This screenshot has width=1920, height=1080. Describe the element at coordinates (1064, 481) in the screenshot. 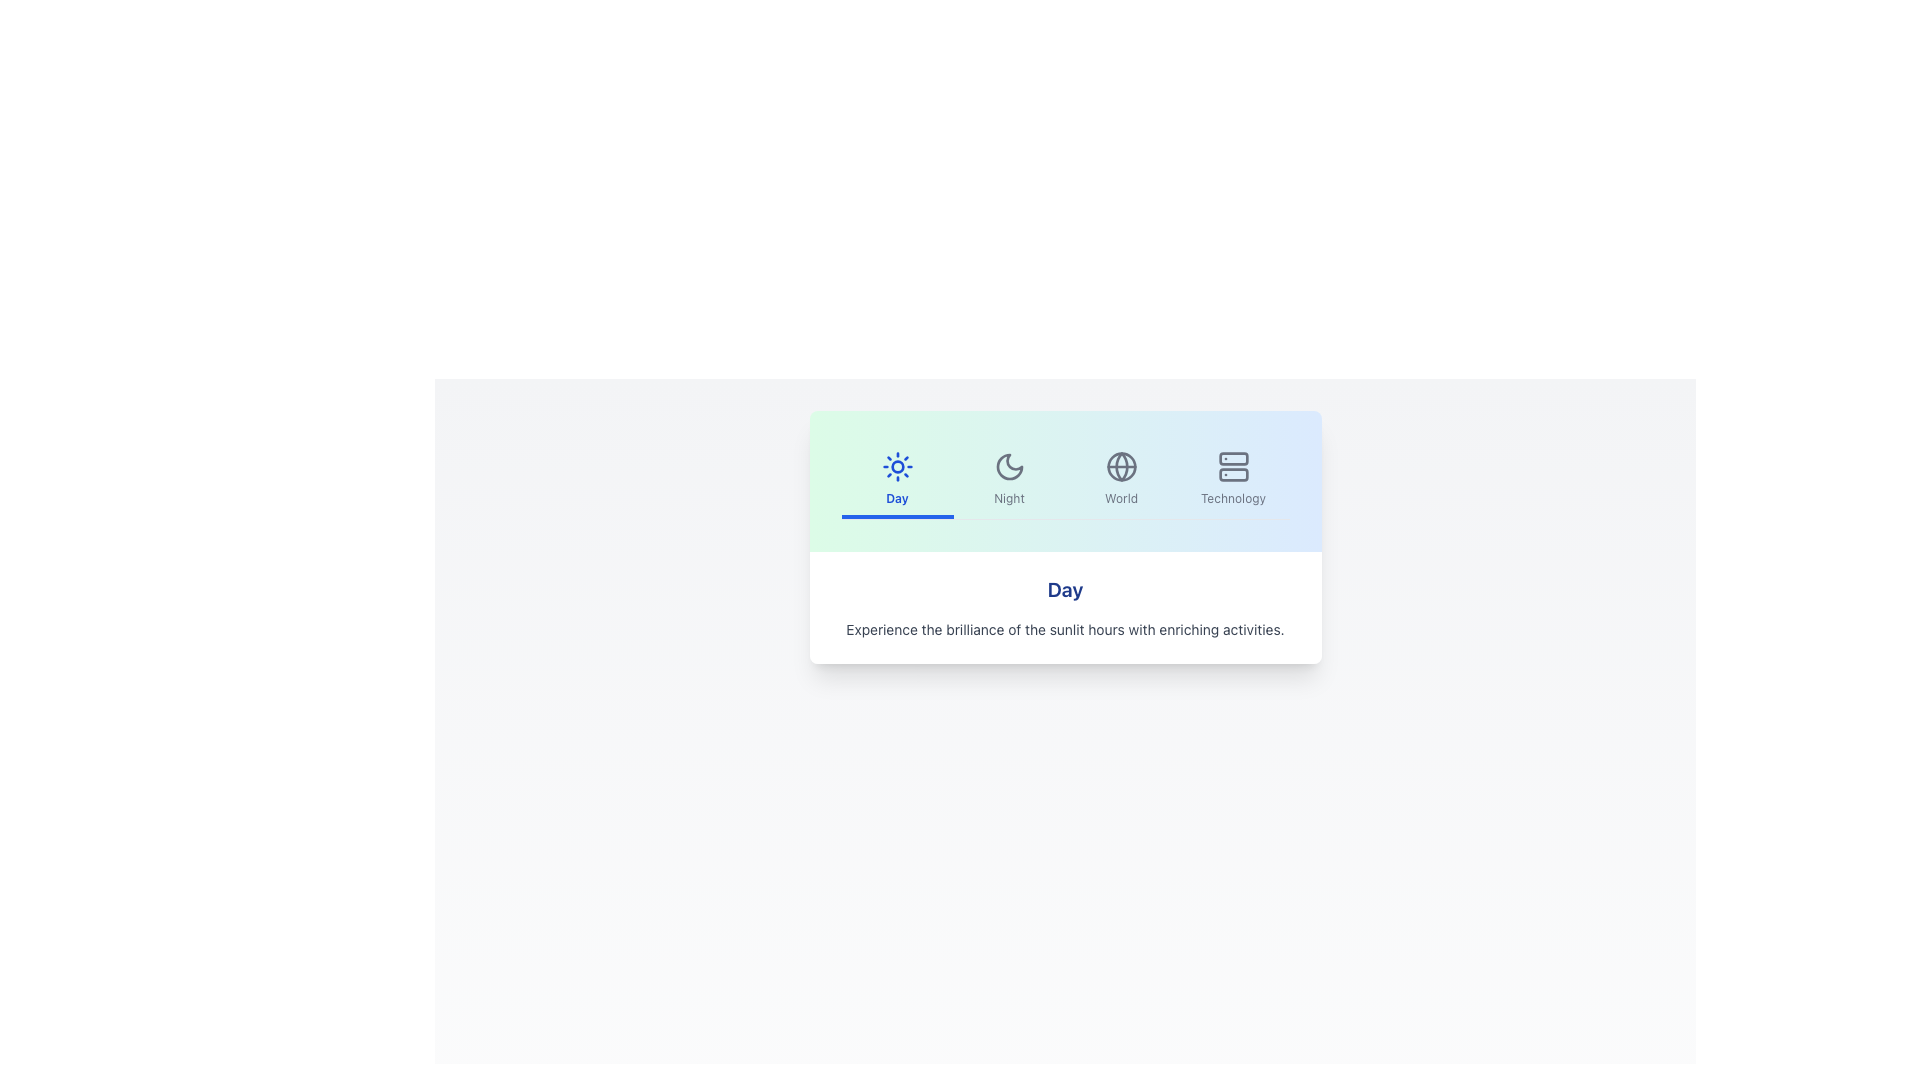

I see `any section of the Tab bar with categorized sections` at that location.